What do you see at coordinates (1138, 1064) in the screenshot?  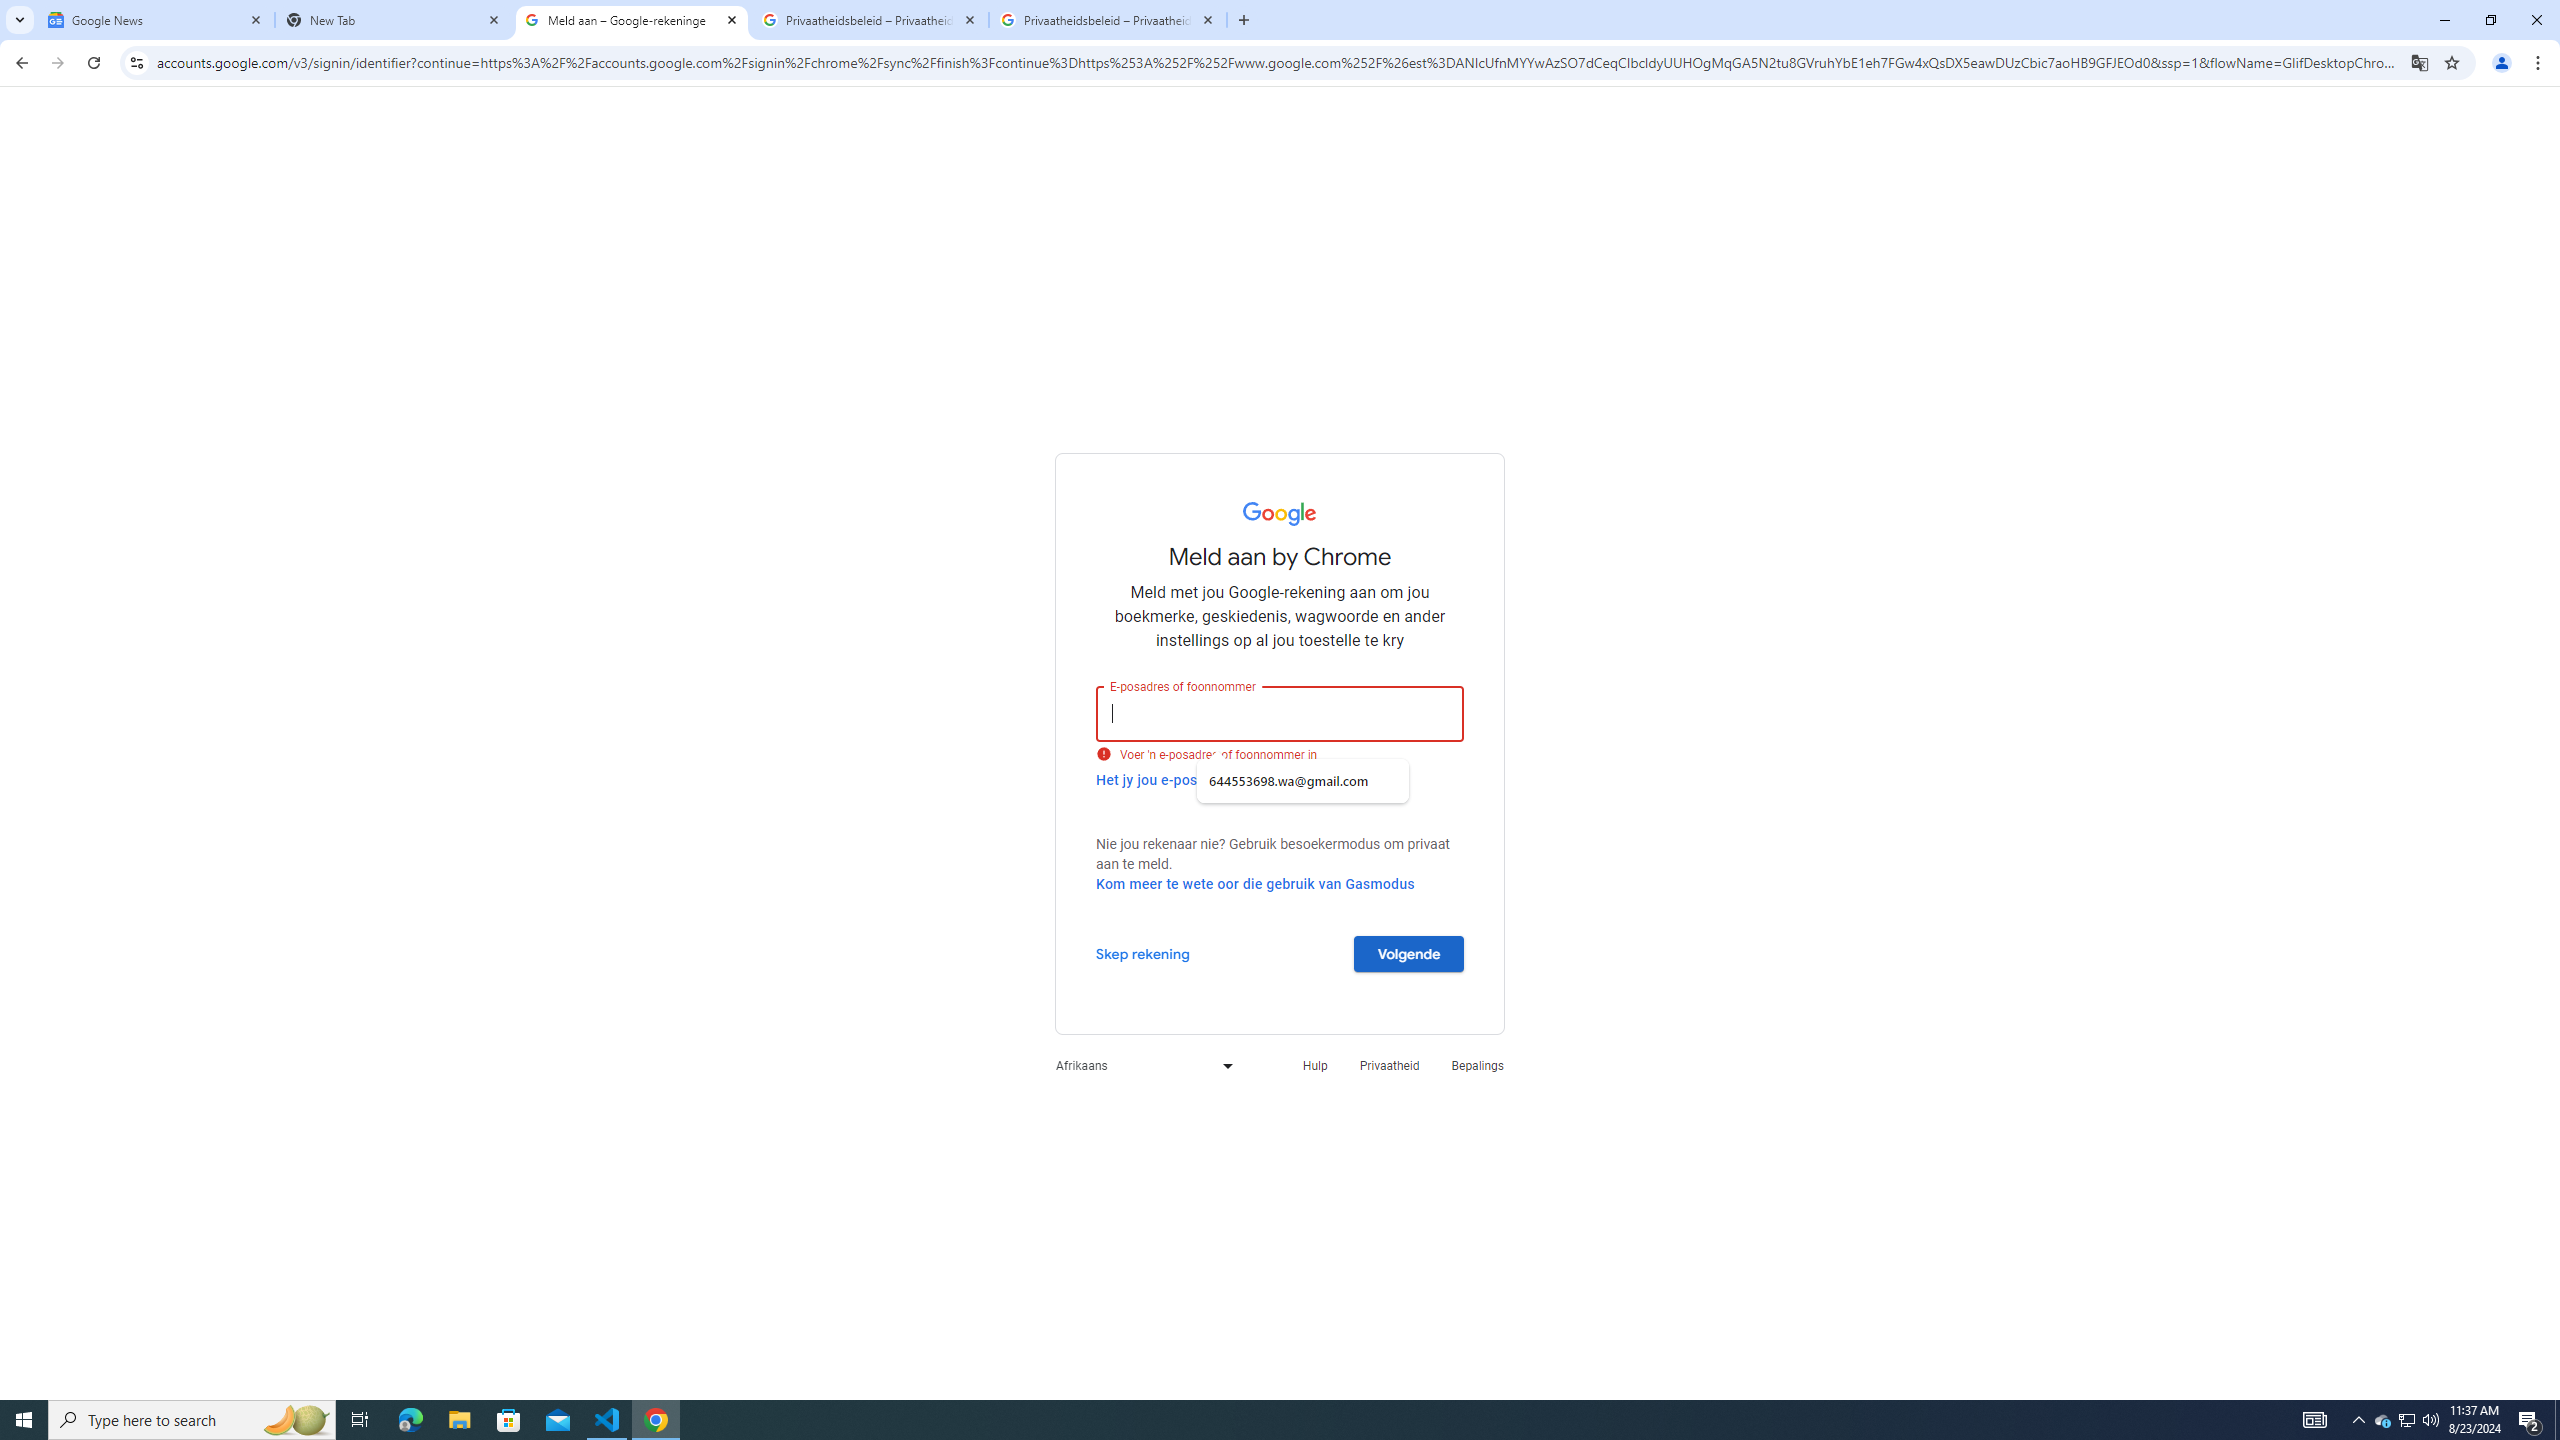 I see `'Afrikaans'` at bounding box center [1138, 1064].